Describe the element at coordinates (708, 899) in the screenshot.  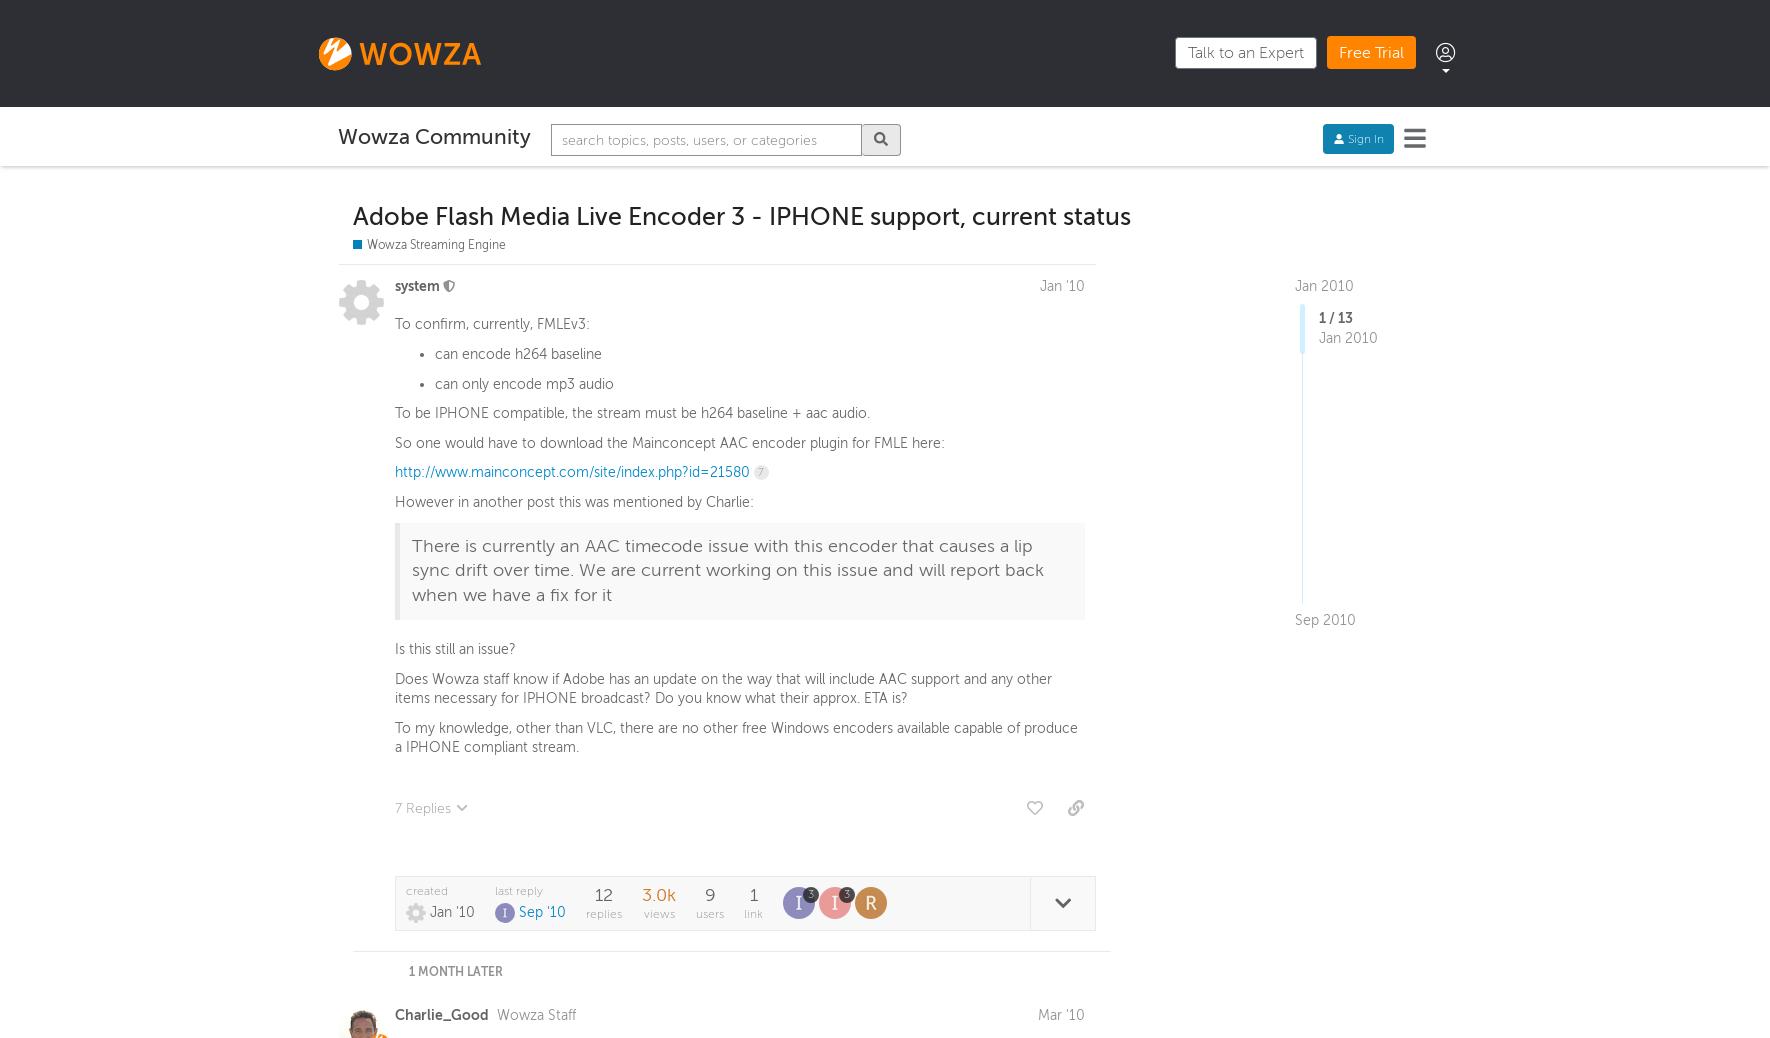
I see `'9'` at that location.